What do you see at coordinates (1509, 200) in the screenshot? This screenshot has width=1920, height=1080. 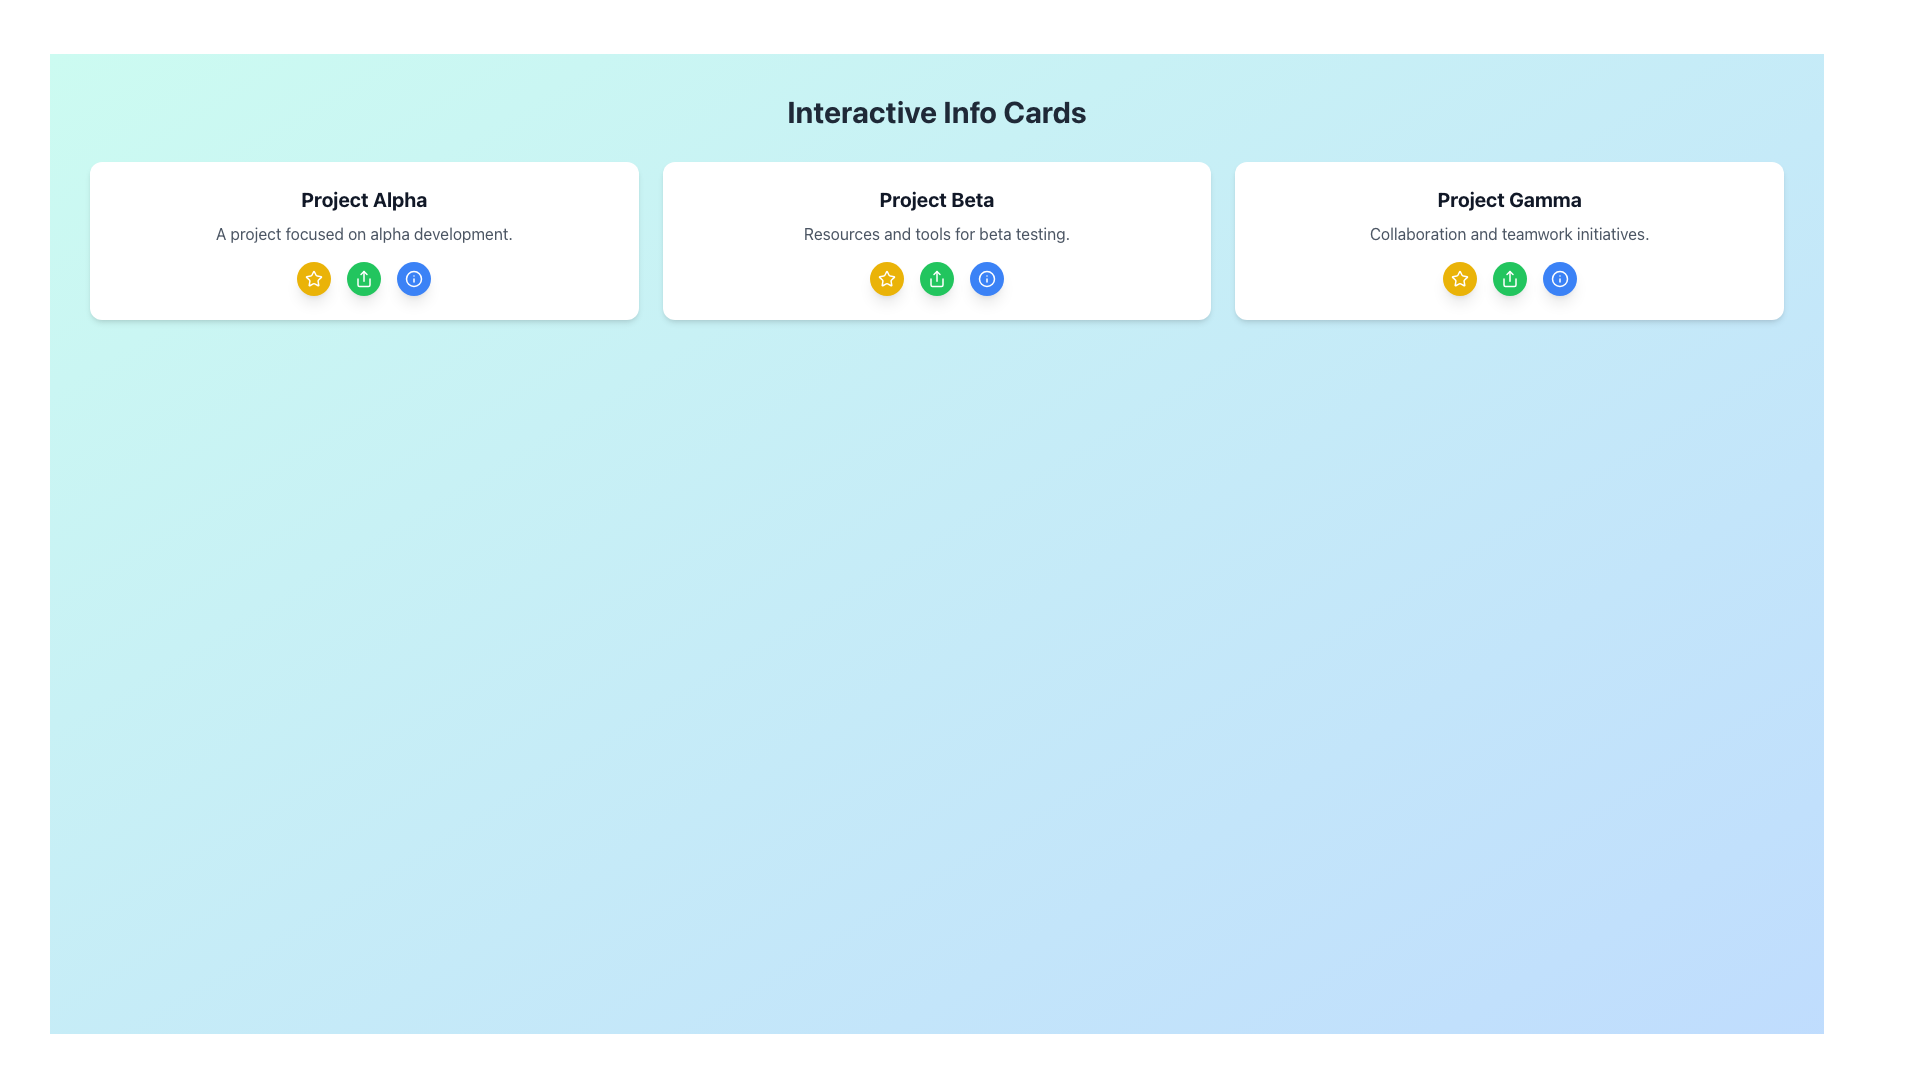 I see `the 'Project Gamma' text label, which is a bold, black header centrally aligned in the topmost section of the rightmost card in a three-card layout` at bounding box center [1509, 200].